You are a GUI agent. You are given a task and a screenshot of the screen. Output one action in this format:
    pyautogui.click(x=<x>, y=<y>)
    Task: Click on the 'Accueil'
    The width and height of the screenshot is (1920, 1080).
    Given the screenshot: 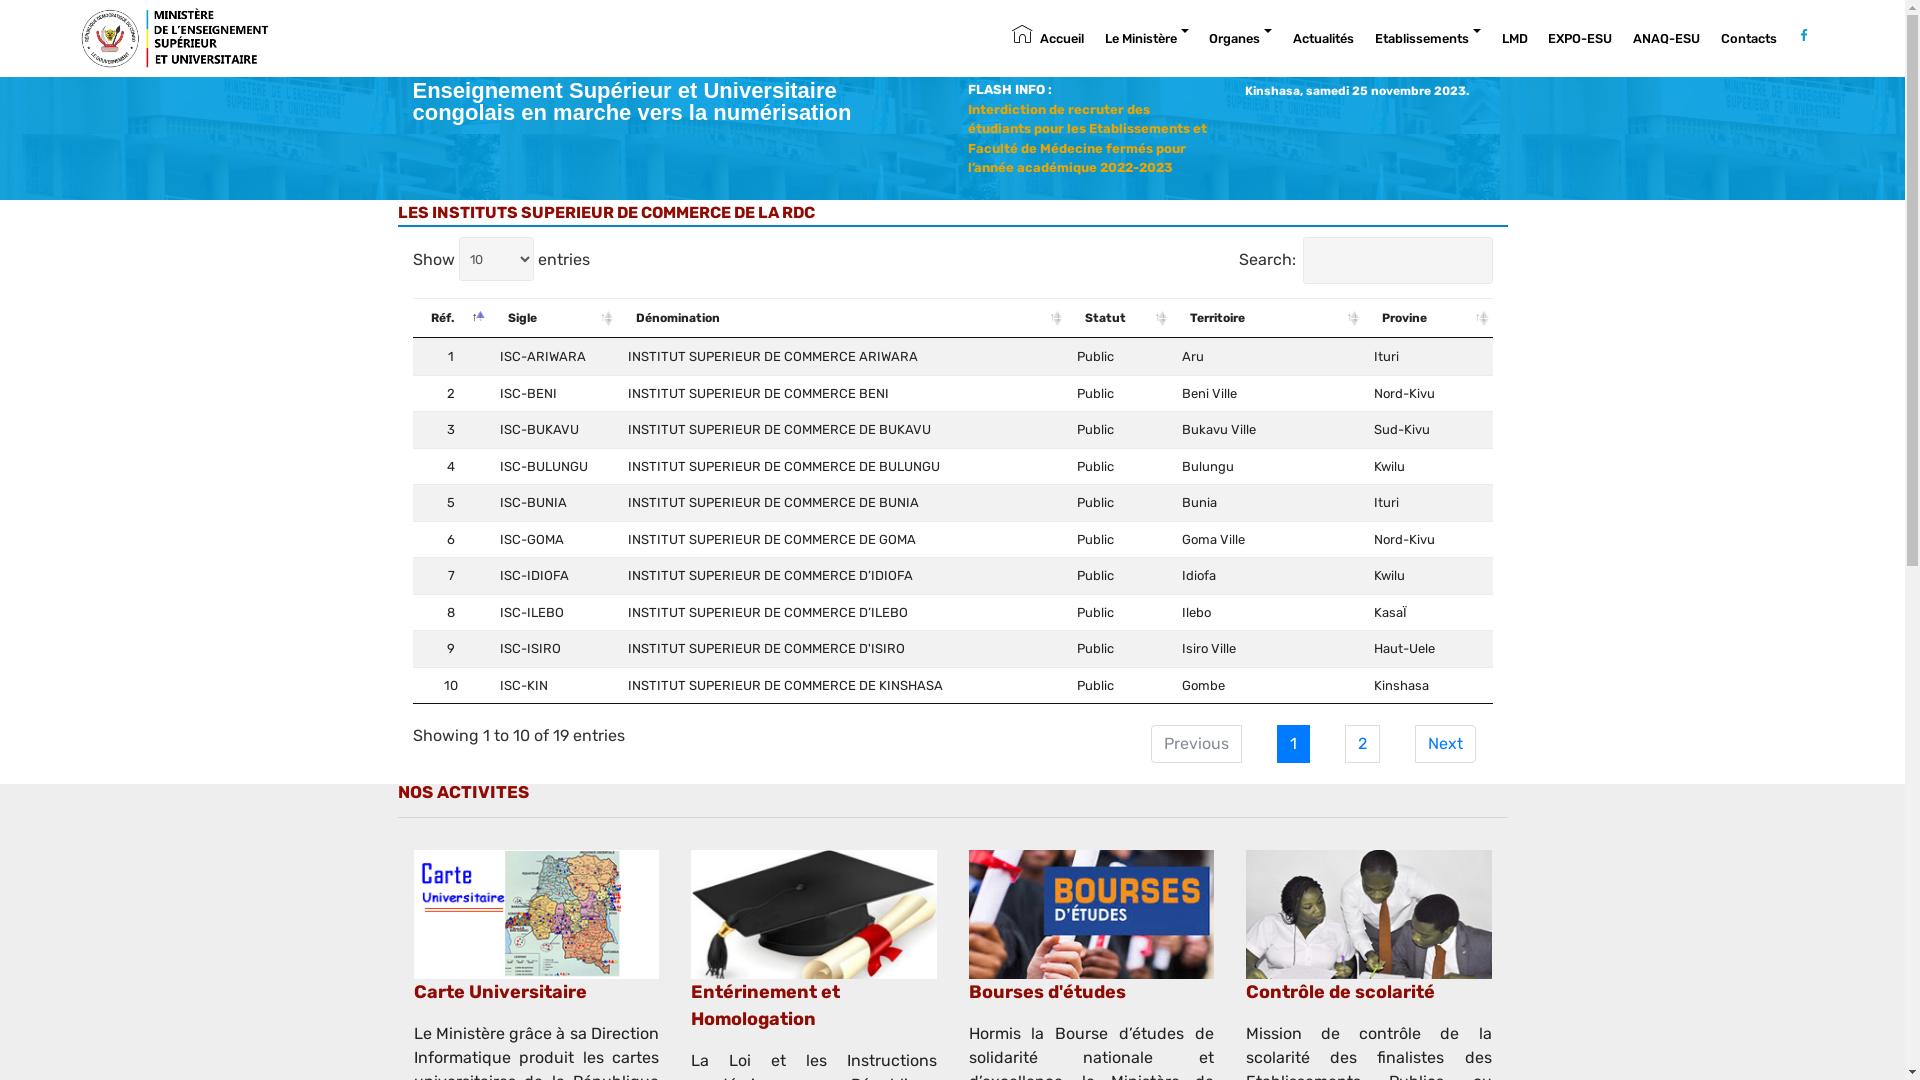 What is the action you would take?
    pyautogui.click(x=1046, y=38)
    